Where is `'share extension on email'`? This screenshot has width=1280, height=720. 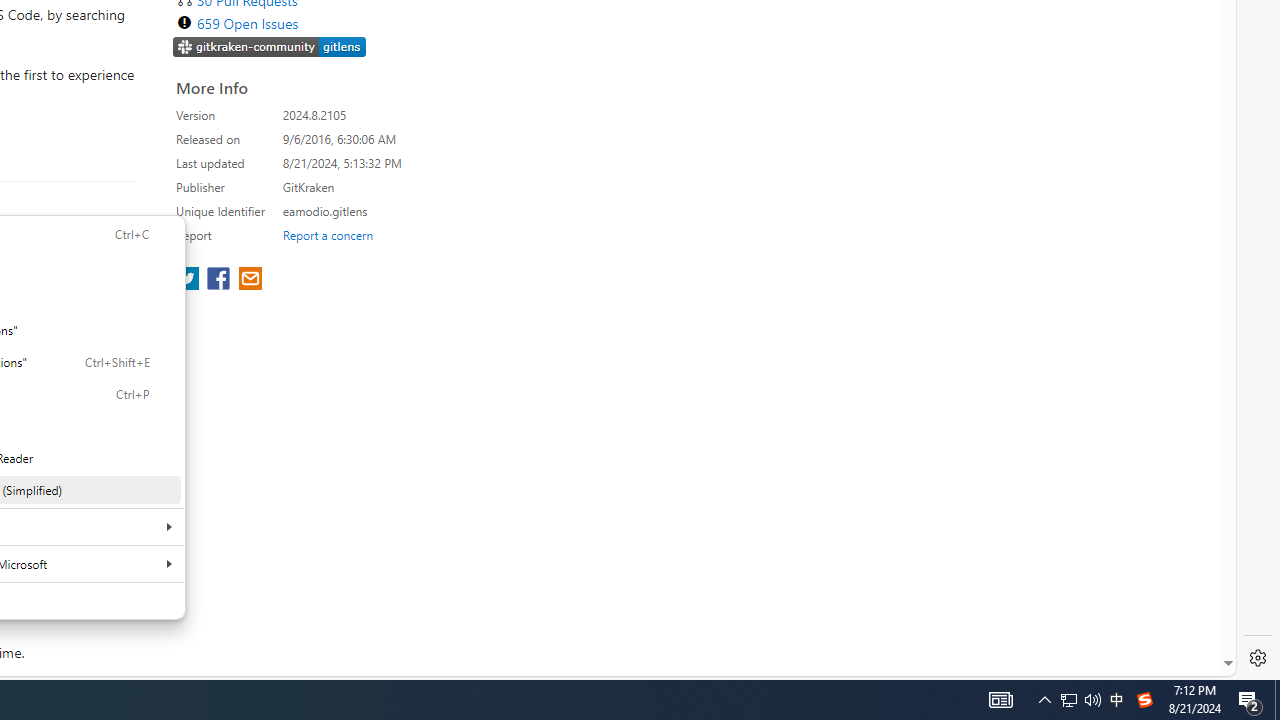
'share extension on email' is located at coordinates (248, 280).